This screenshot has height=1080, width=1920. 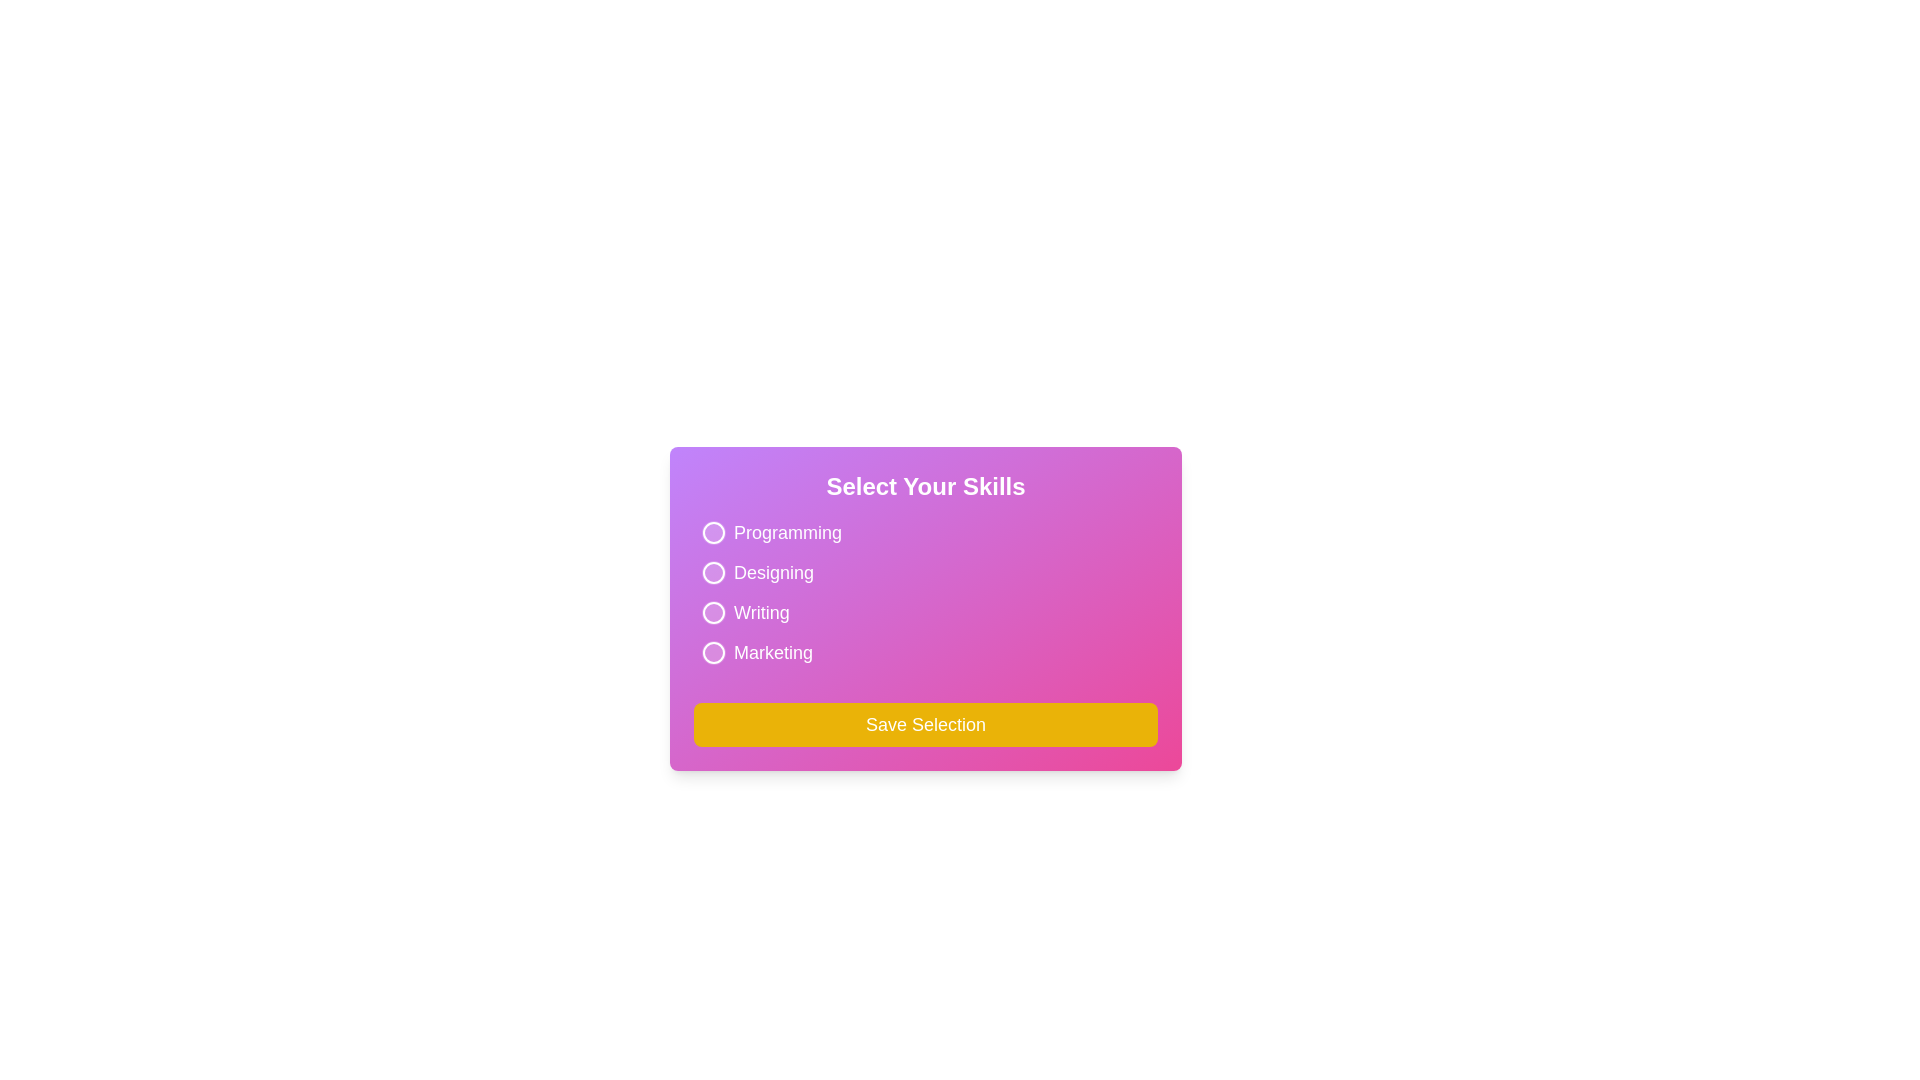 What do you see at coordinates (741, 612) in the screenshot?
I see `the interactive element for Writing` at bounding box center [741, 612].